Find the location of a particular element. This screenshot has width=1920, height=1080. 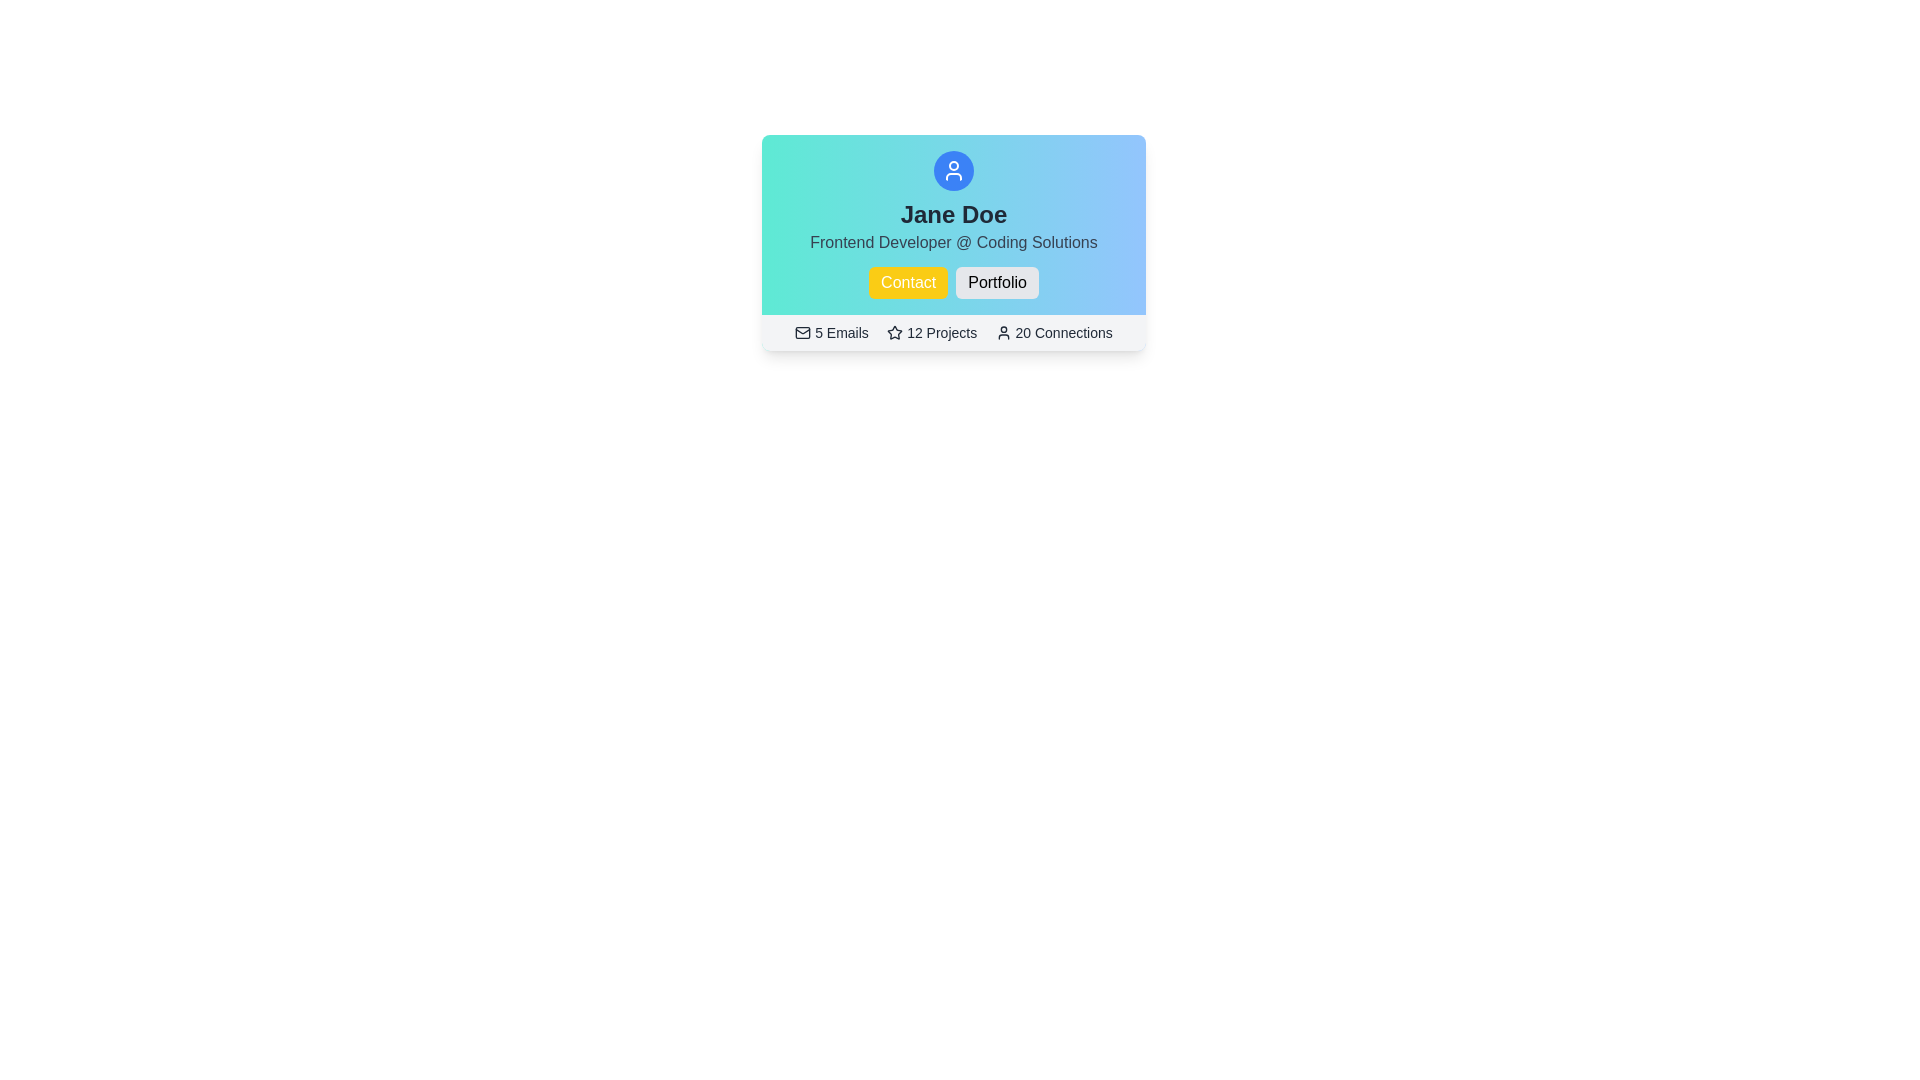

the Label with an icon that indicates the number of connections, located as the third element in a row of three, to the far right of the card, below the name and role section is located at coordinates (1053, 331).